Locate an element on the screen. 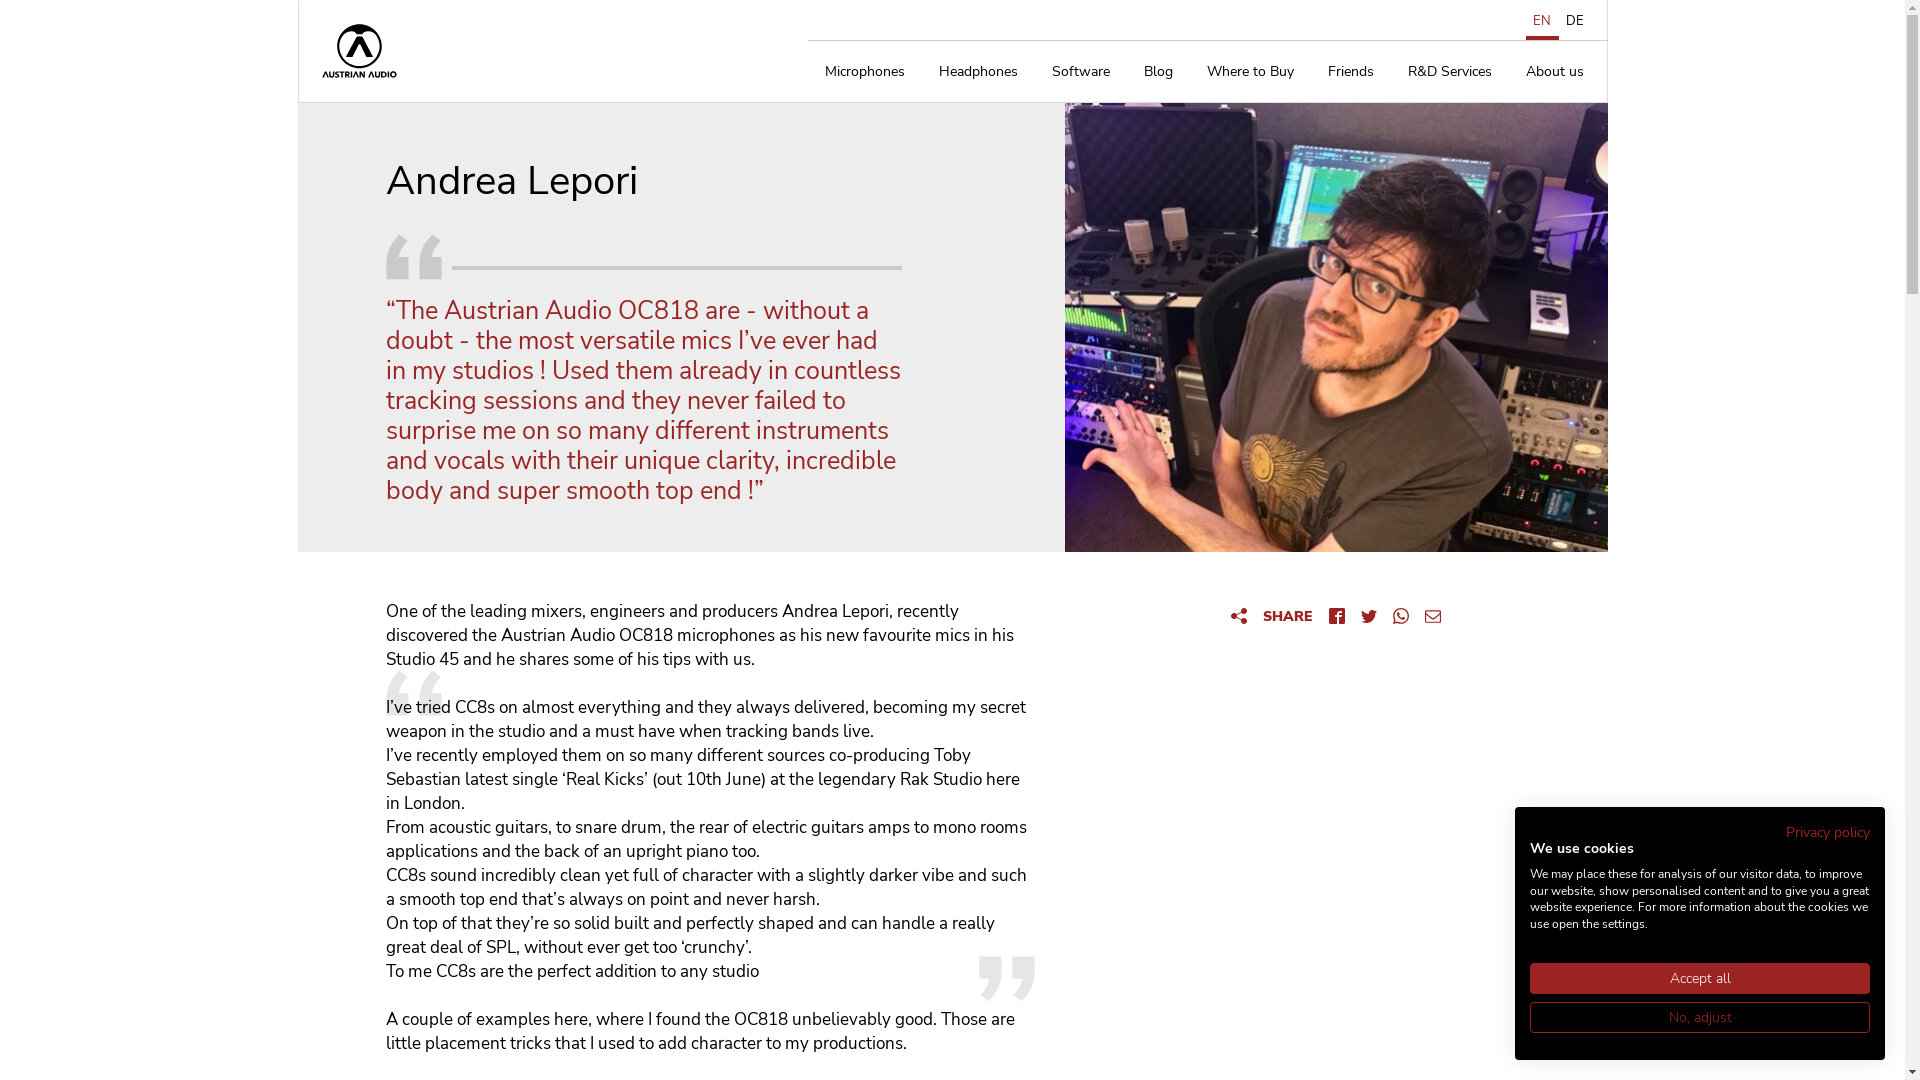 The height and width of the screenshot is (1080, 1920). 'DE' is located at coordinates (1557, 20).